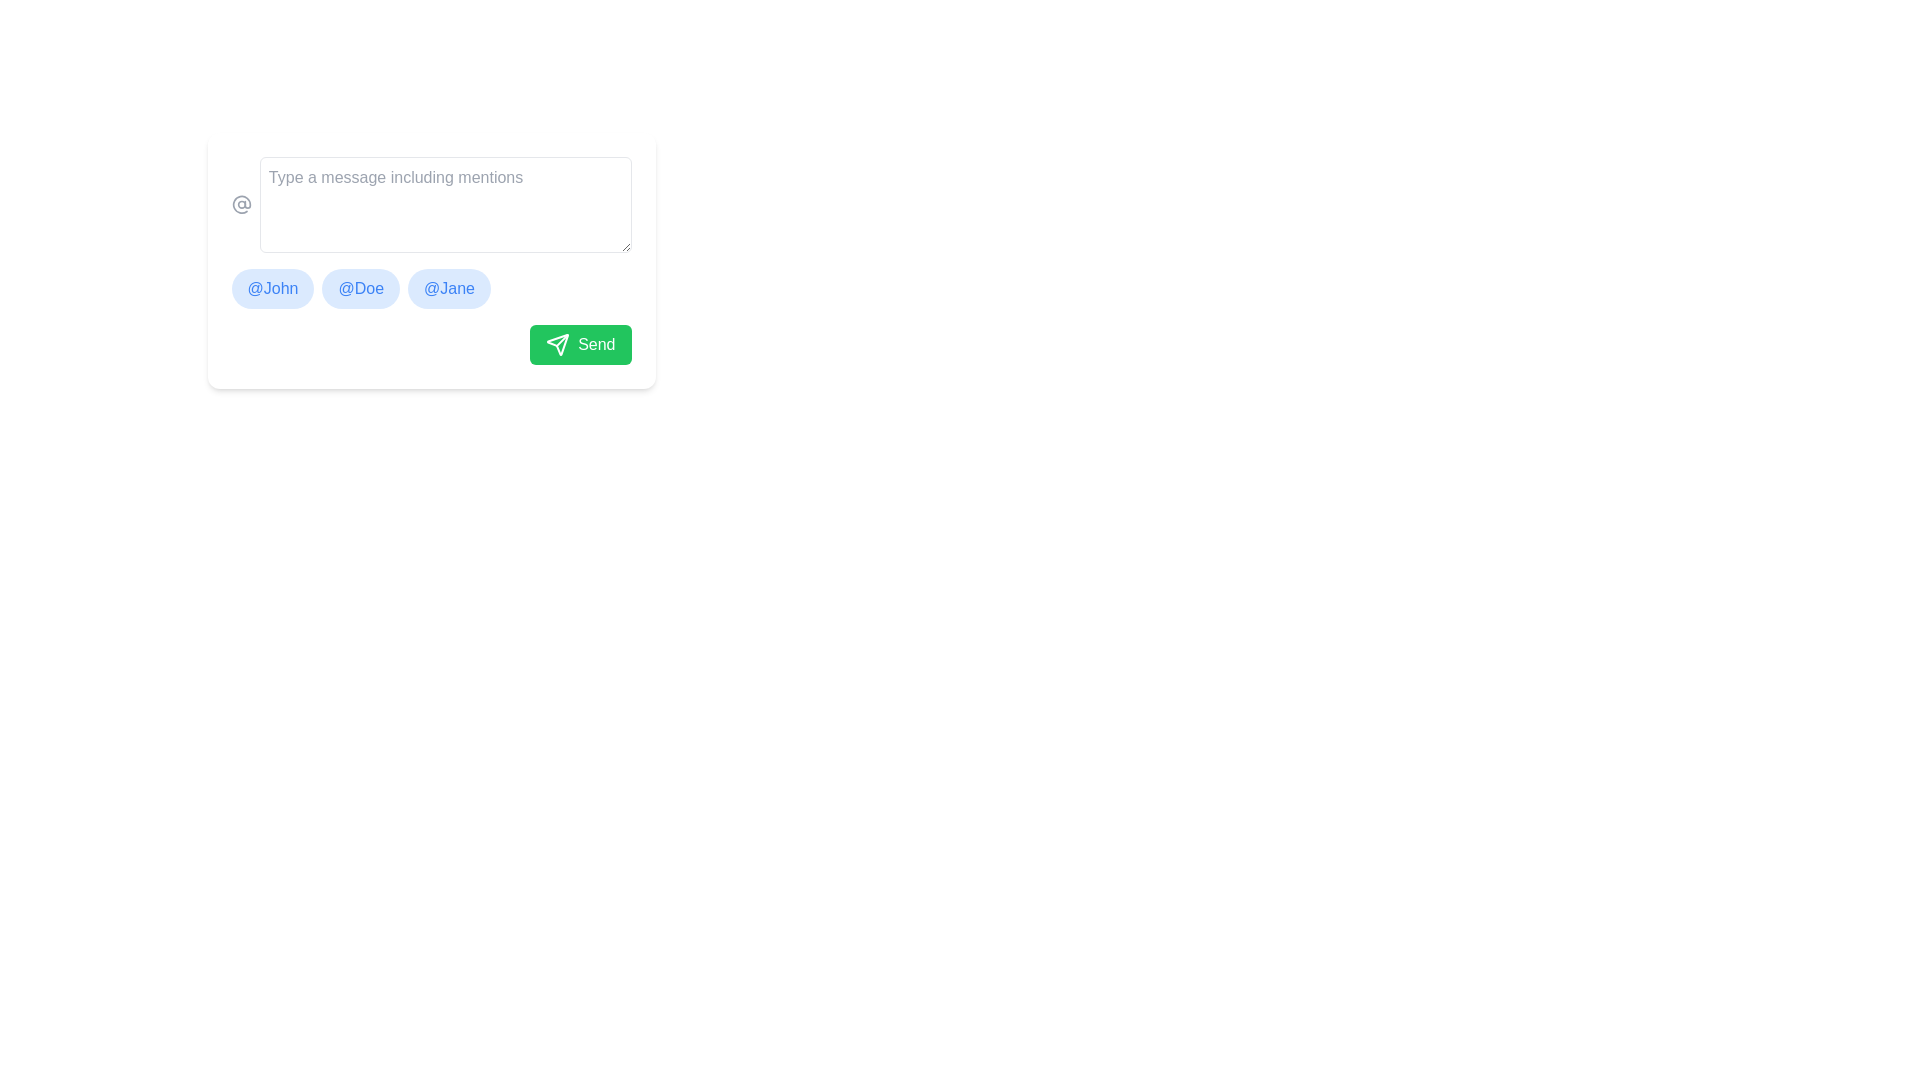 The image size is (1920, 1080). Describe the element at coordinates (579, 343) in the screenshot. I see `the uniquely identifiable 'Send' button with a green background and paper plane icon to activate hover effects` at that location.